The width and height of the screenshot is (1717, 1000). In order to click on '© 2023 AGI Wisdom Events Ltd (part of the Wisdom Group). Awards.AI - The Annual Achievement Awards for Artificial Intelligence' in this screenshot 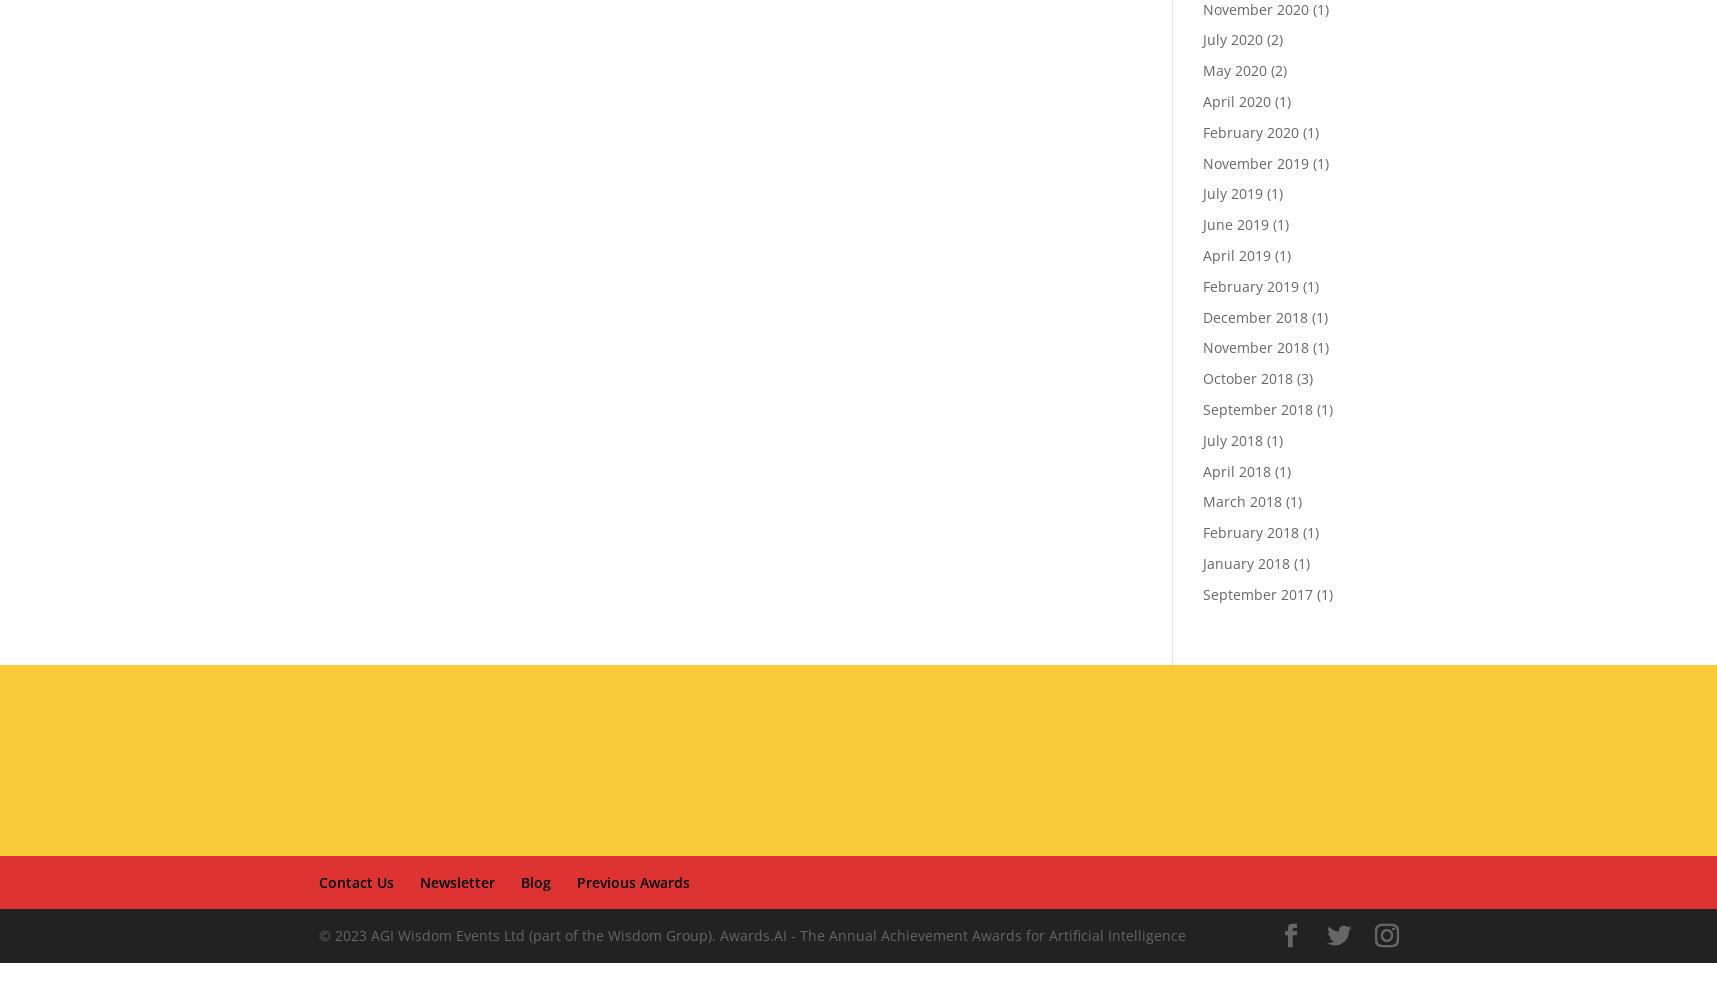, I will do `click(751, 935)`.